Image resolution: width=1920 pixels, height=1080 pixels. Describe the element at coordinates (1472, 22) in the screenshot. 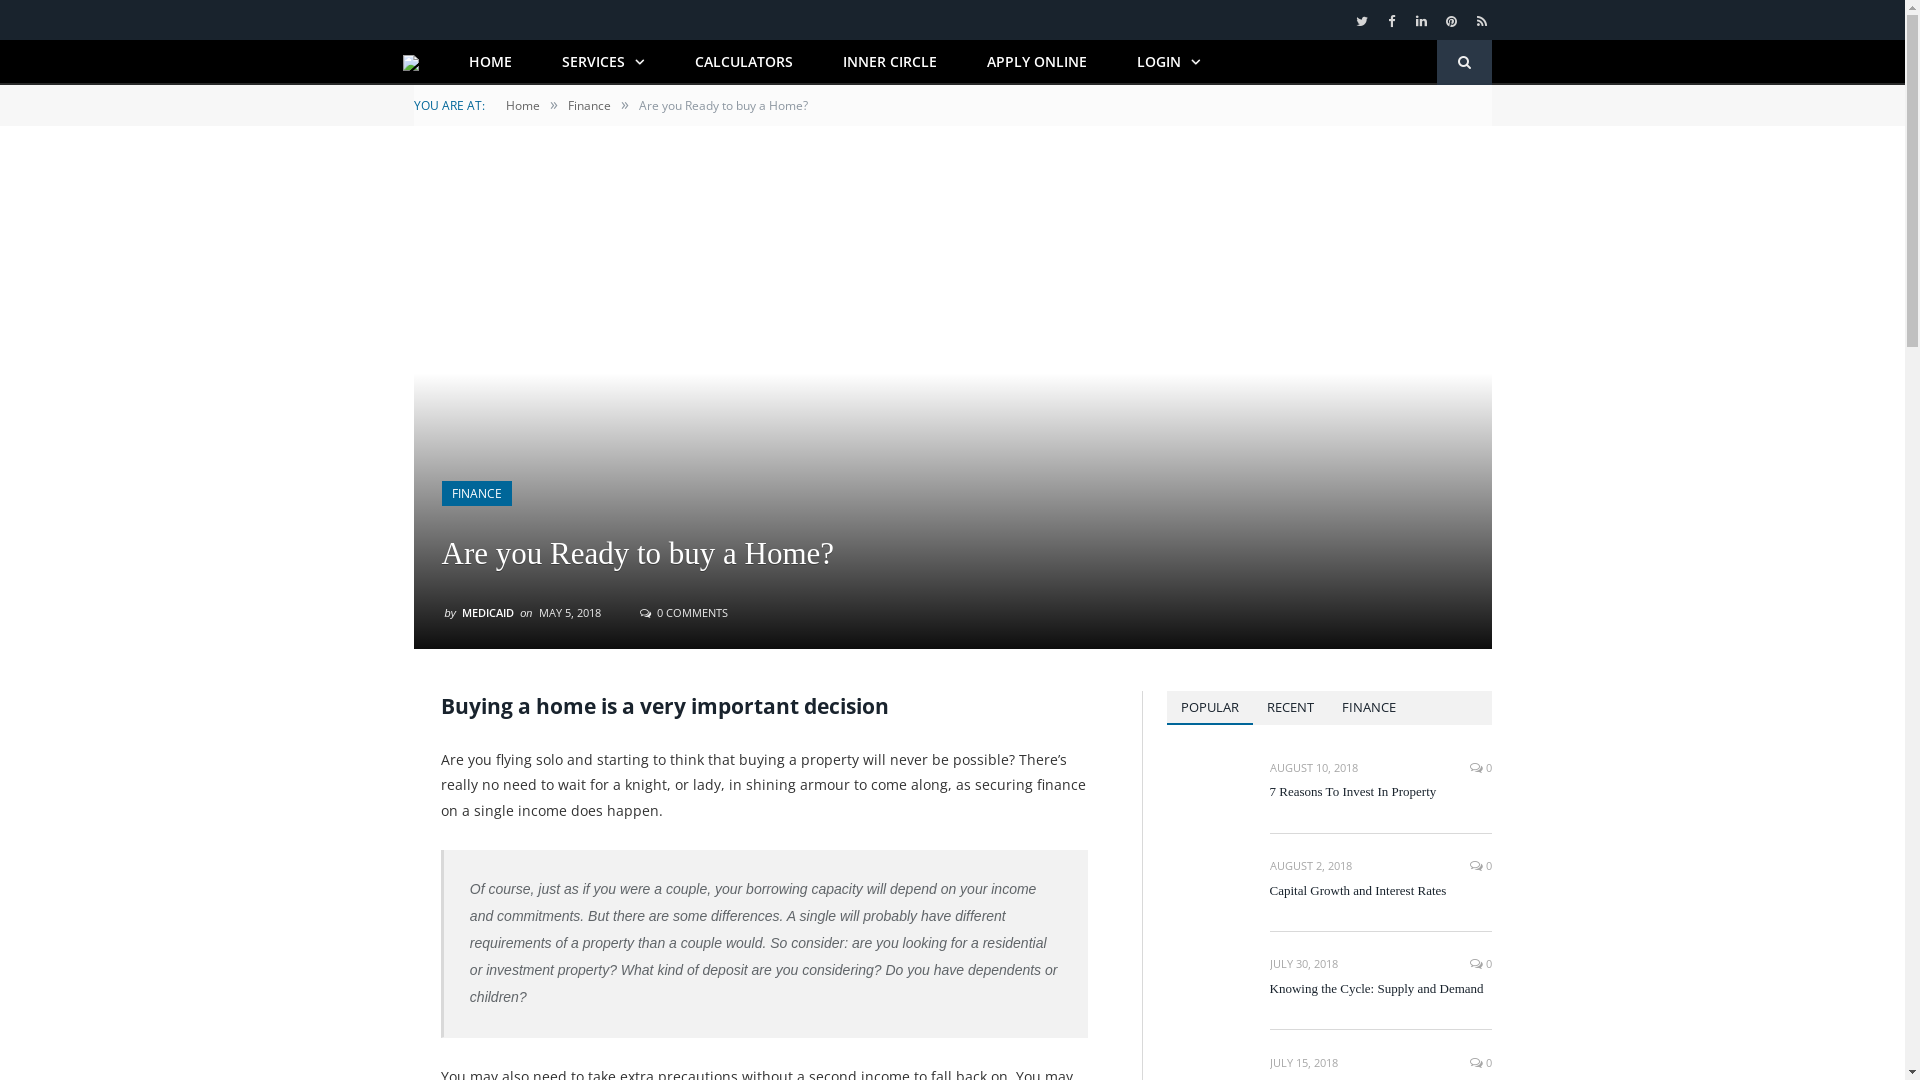

I see `'RSS'` at that location.